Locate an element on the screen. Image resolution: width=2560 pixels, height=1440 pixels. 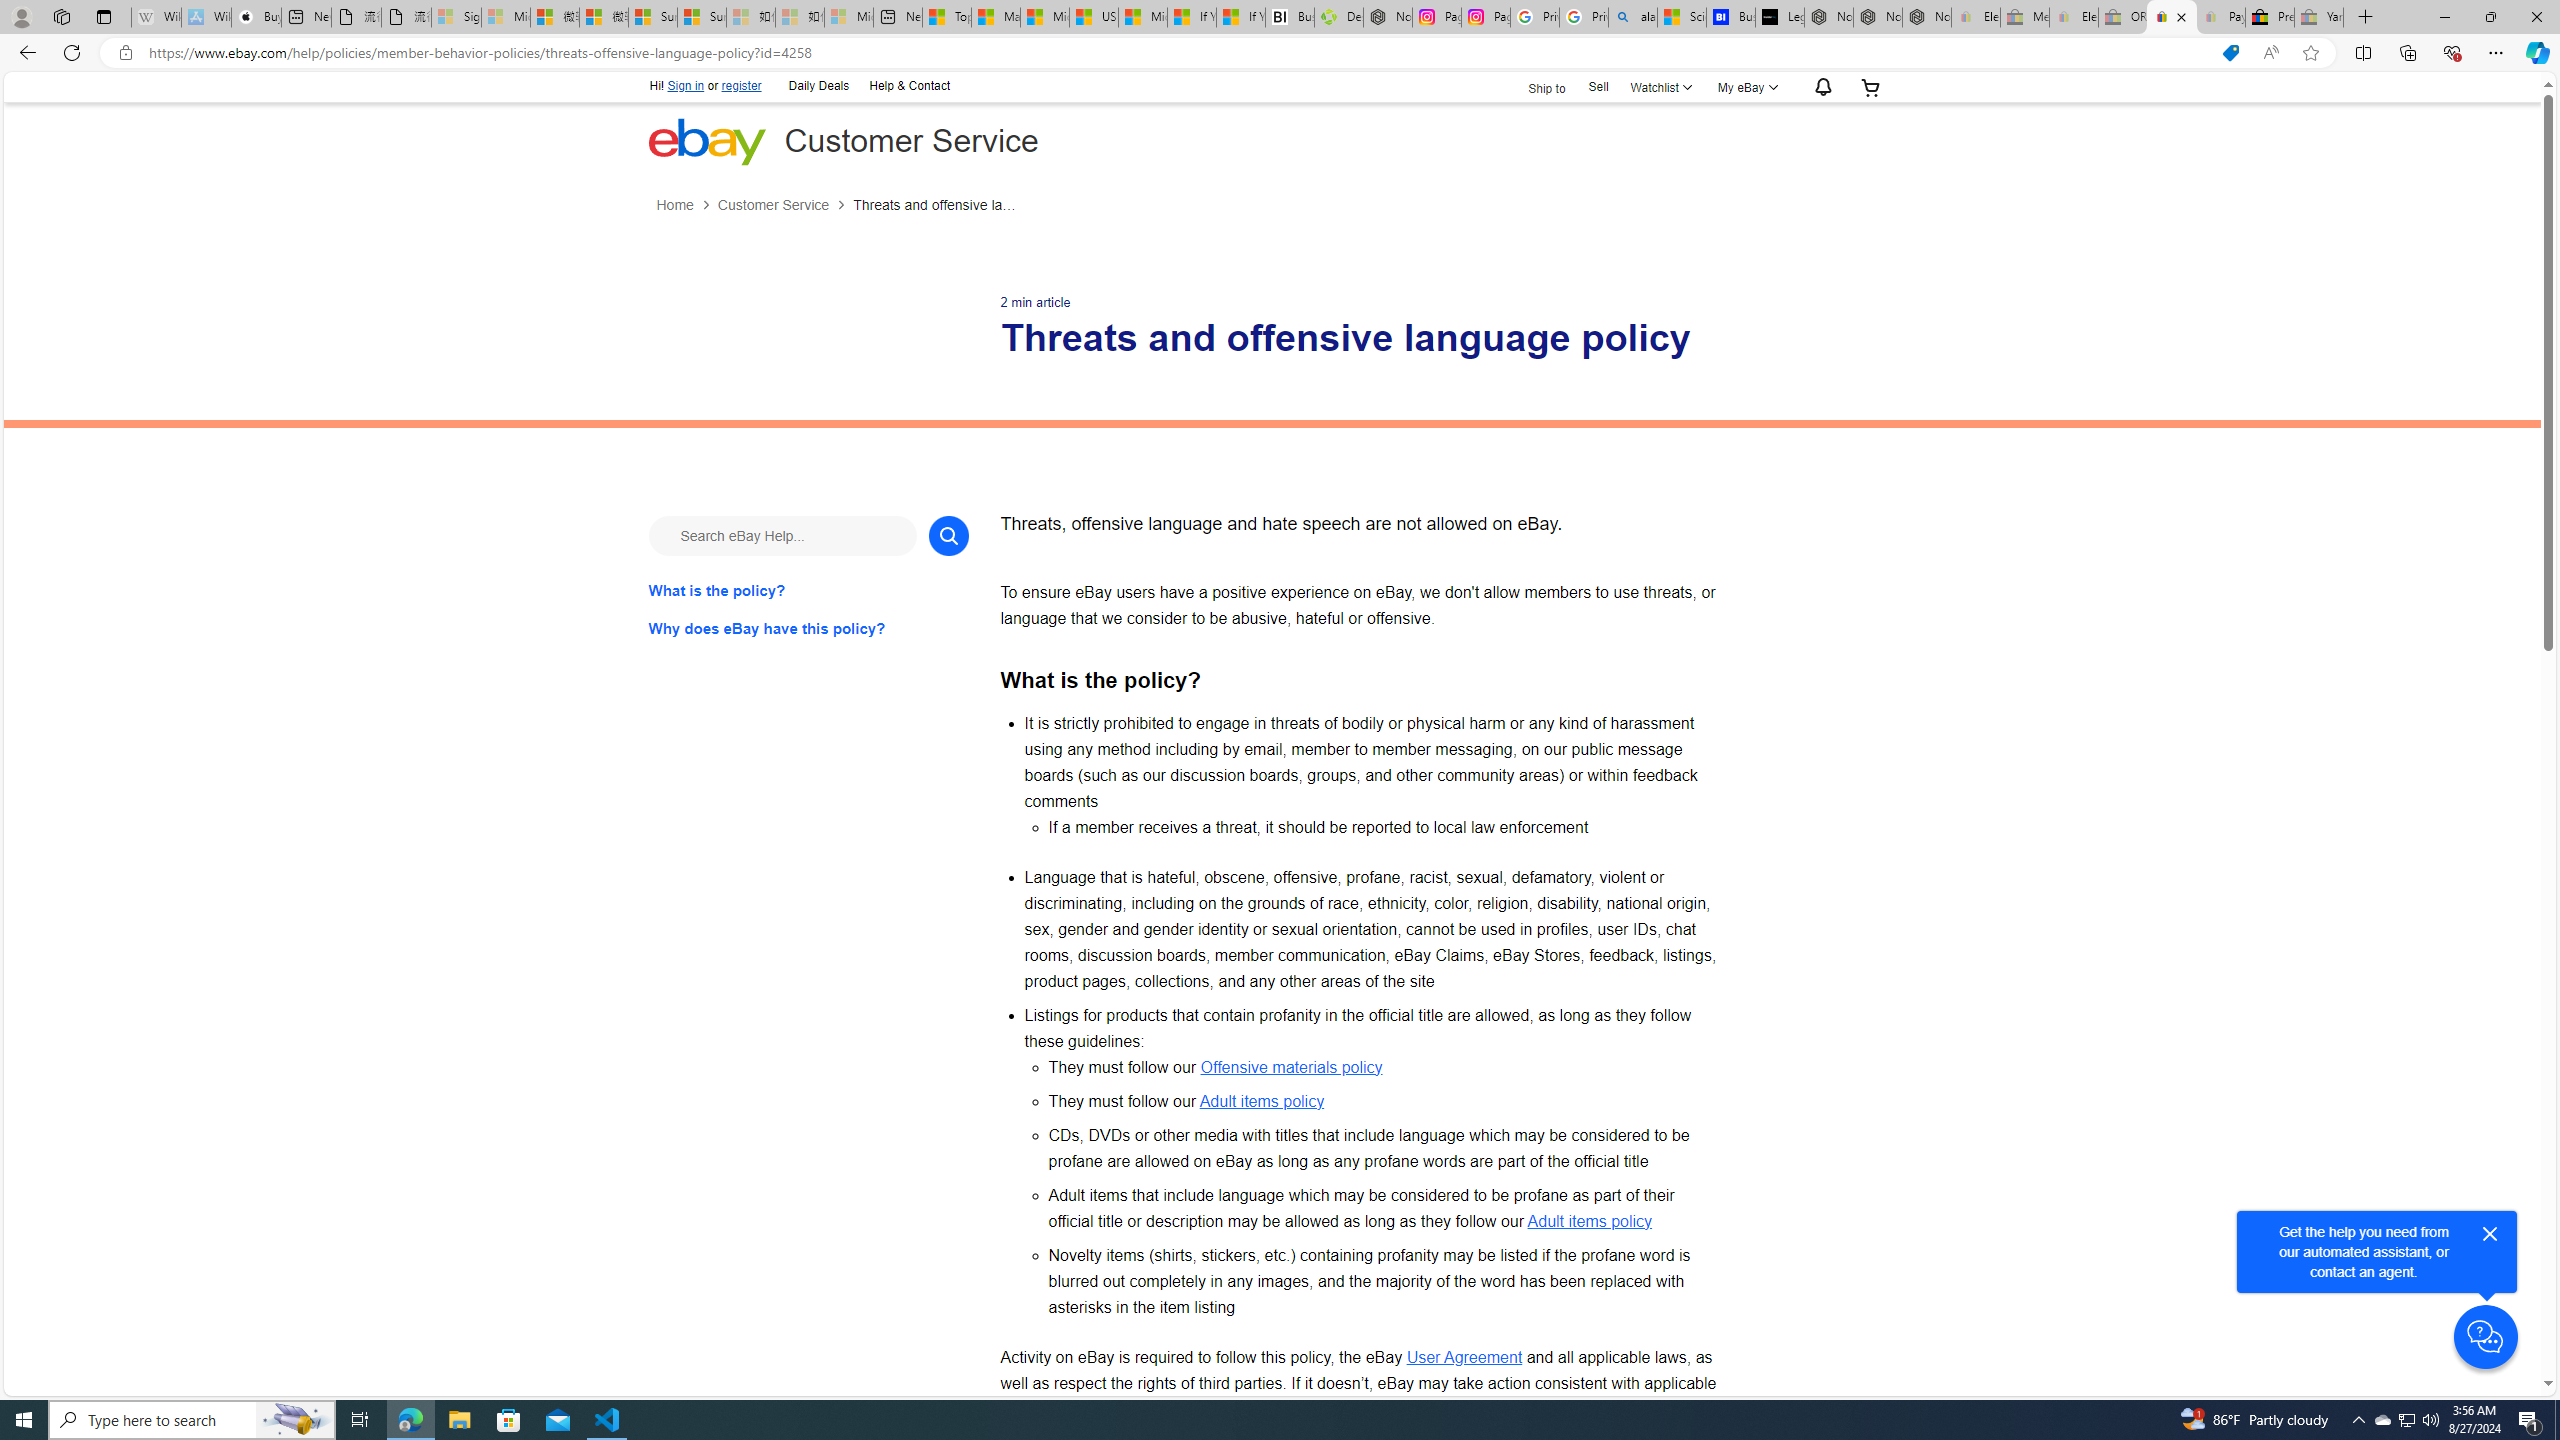
'Back' is located at coordinates (24, 51).